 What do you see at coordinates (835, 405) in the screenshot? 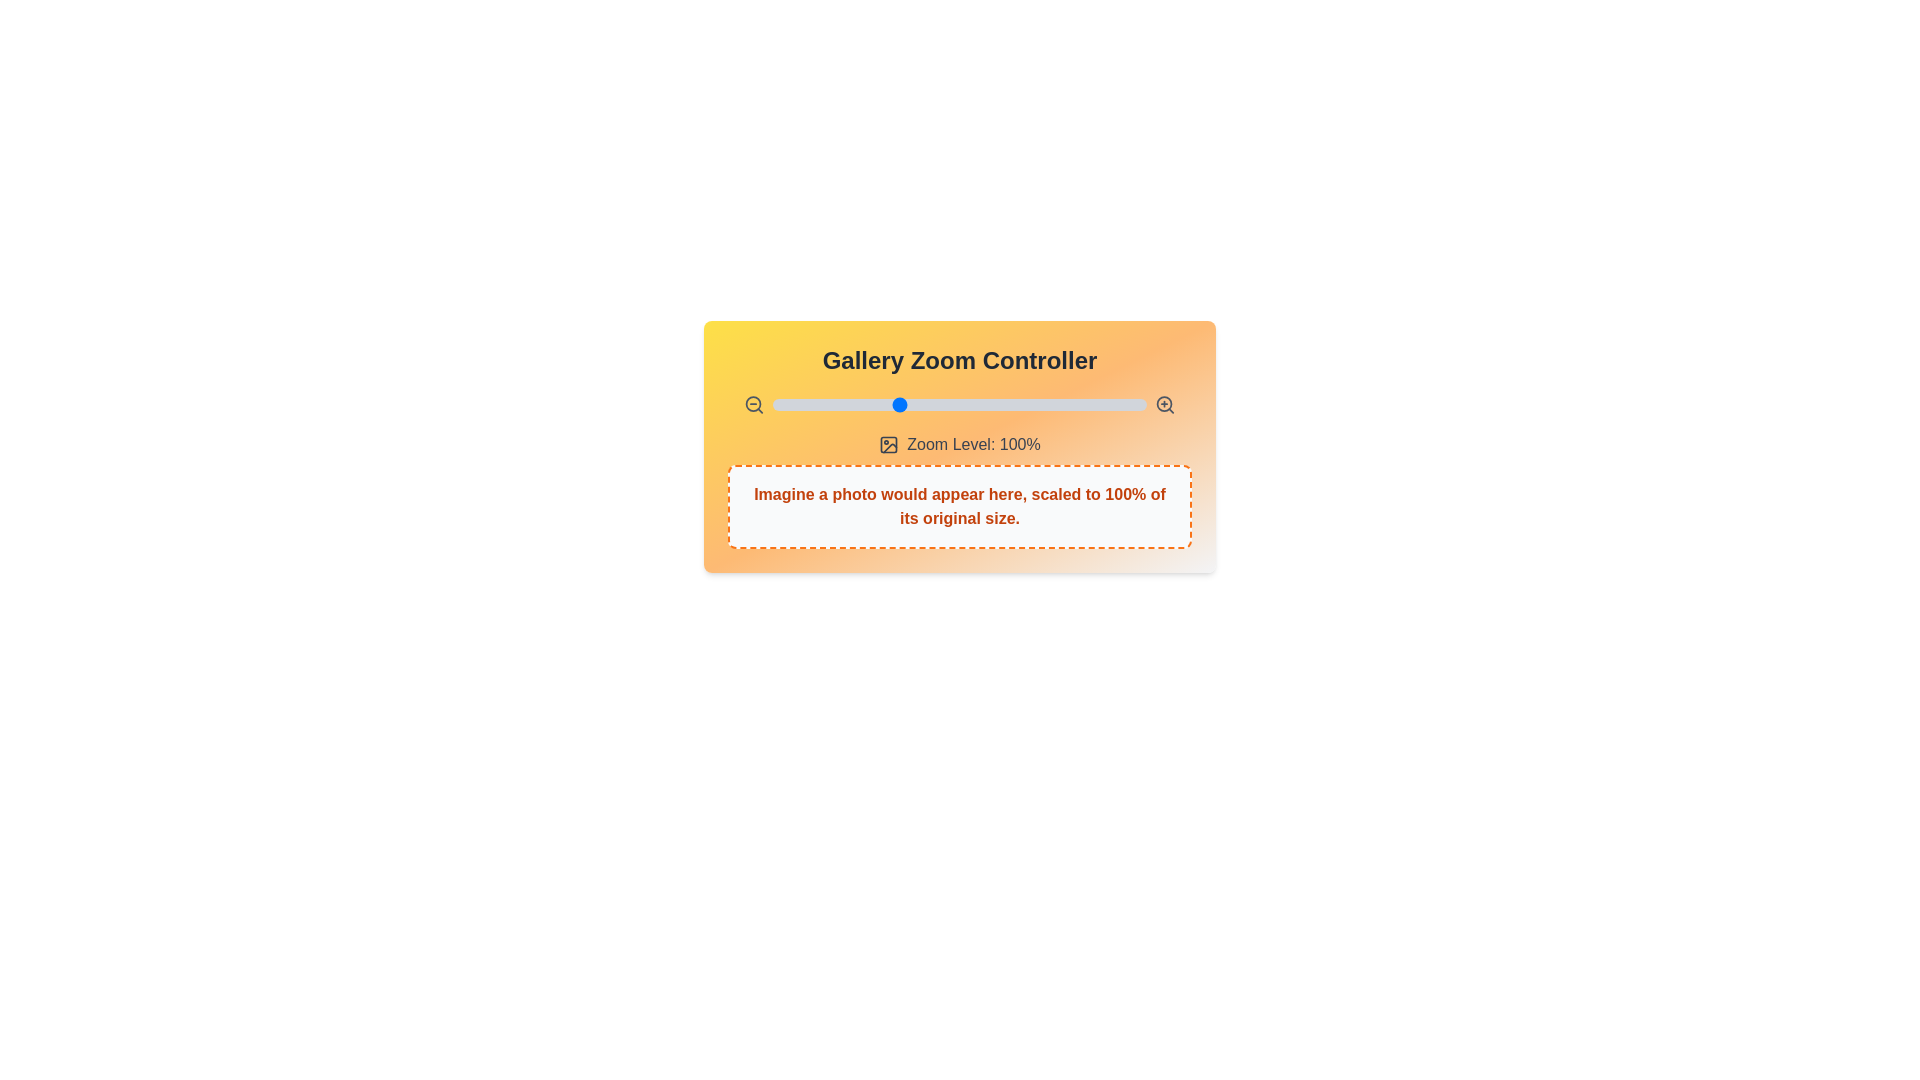
I see `the zoom level to 75% by interacting with the slider` at bounding box center [835, 405].